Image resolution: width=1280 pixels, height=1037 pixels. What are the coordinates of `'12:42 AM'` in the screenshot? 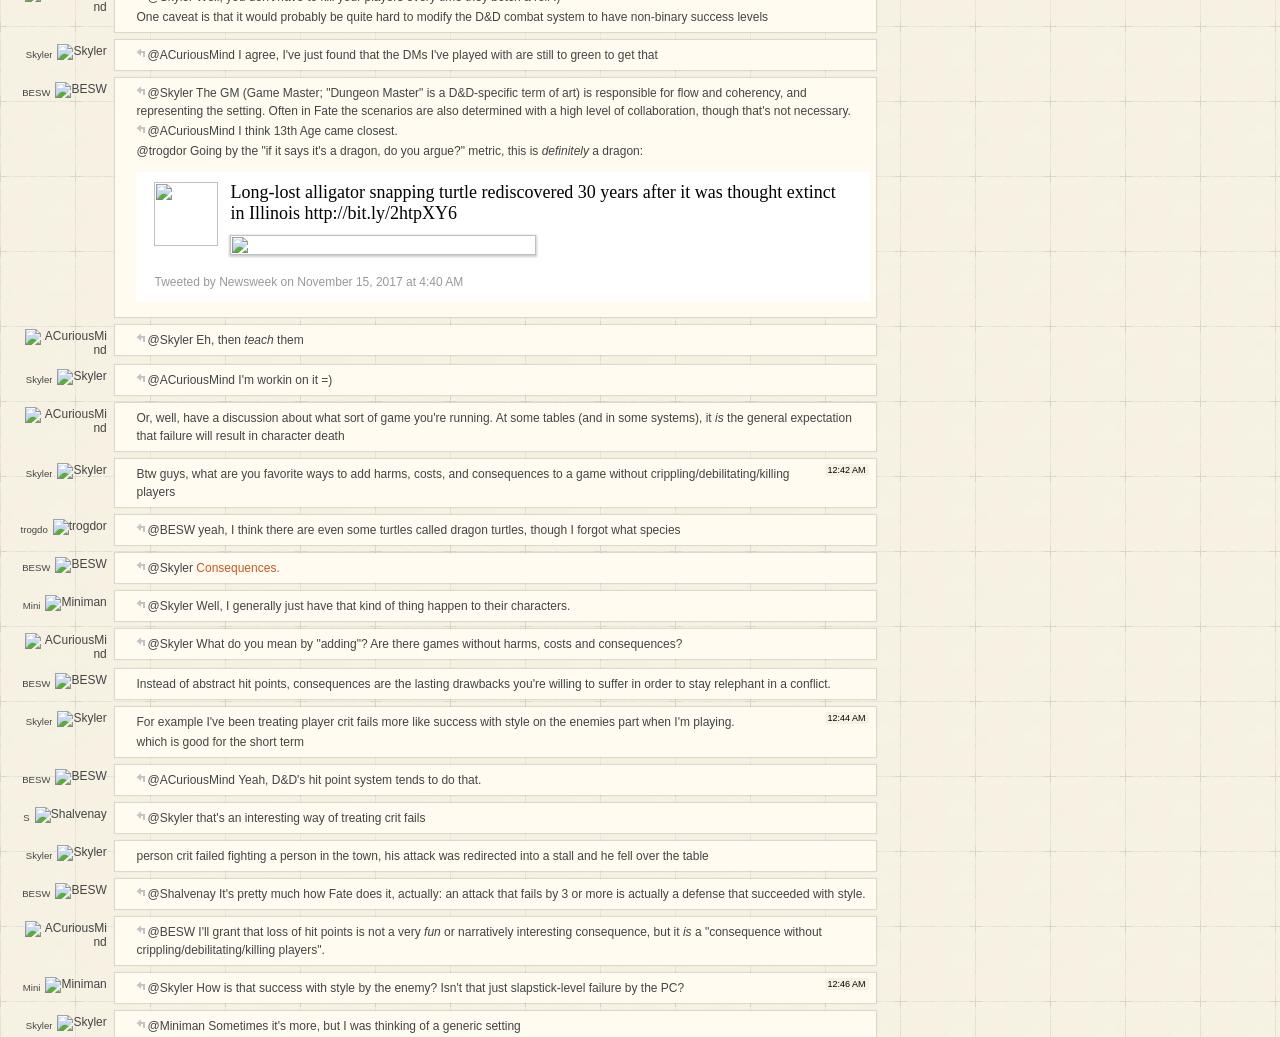 It's located at (845, 468).